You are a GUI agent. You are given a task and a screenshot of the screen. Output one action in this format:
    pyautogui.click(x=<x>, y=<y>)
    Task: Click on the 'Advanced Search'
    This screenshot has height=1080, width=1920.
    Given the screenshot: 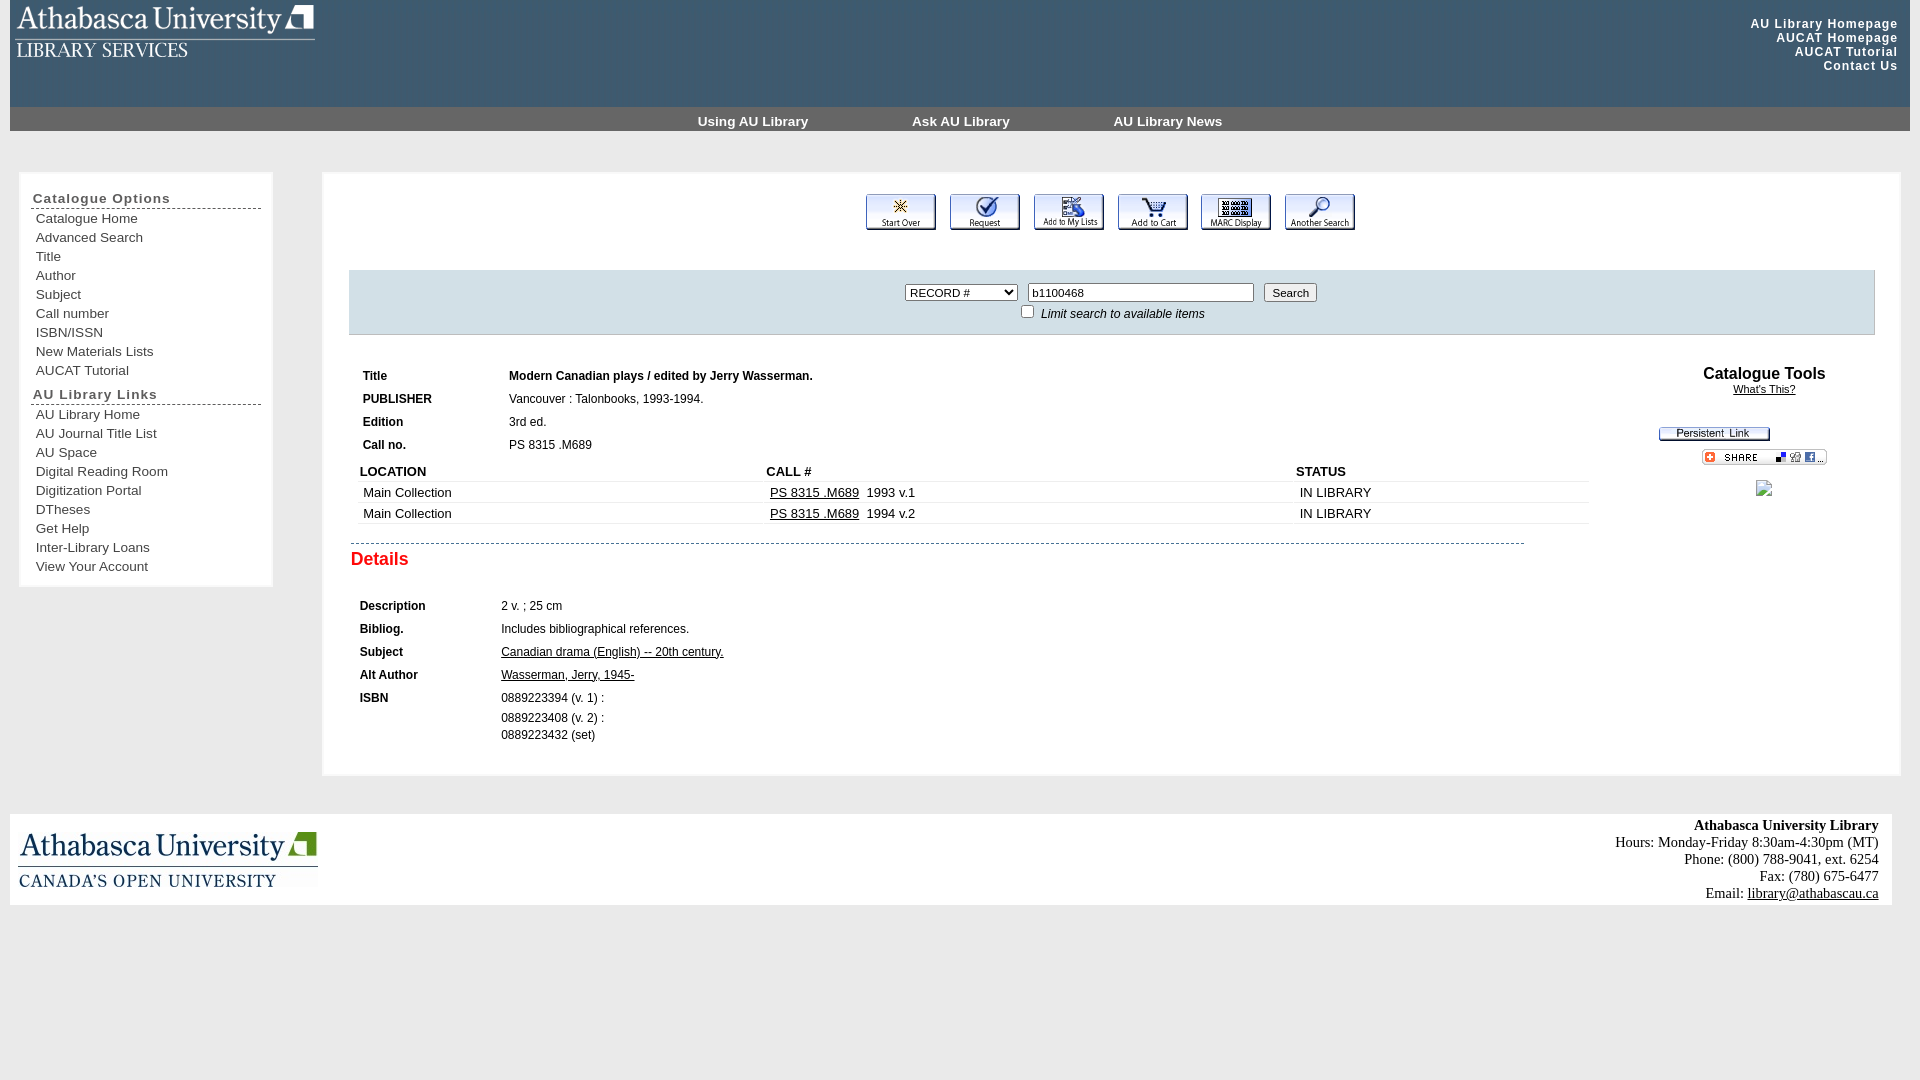 What is the action you would take?
    pyautogui.click(x=35, y=236)
    